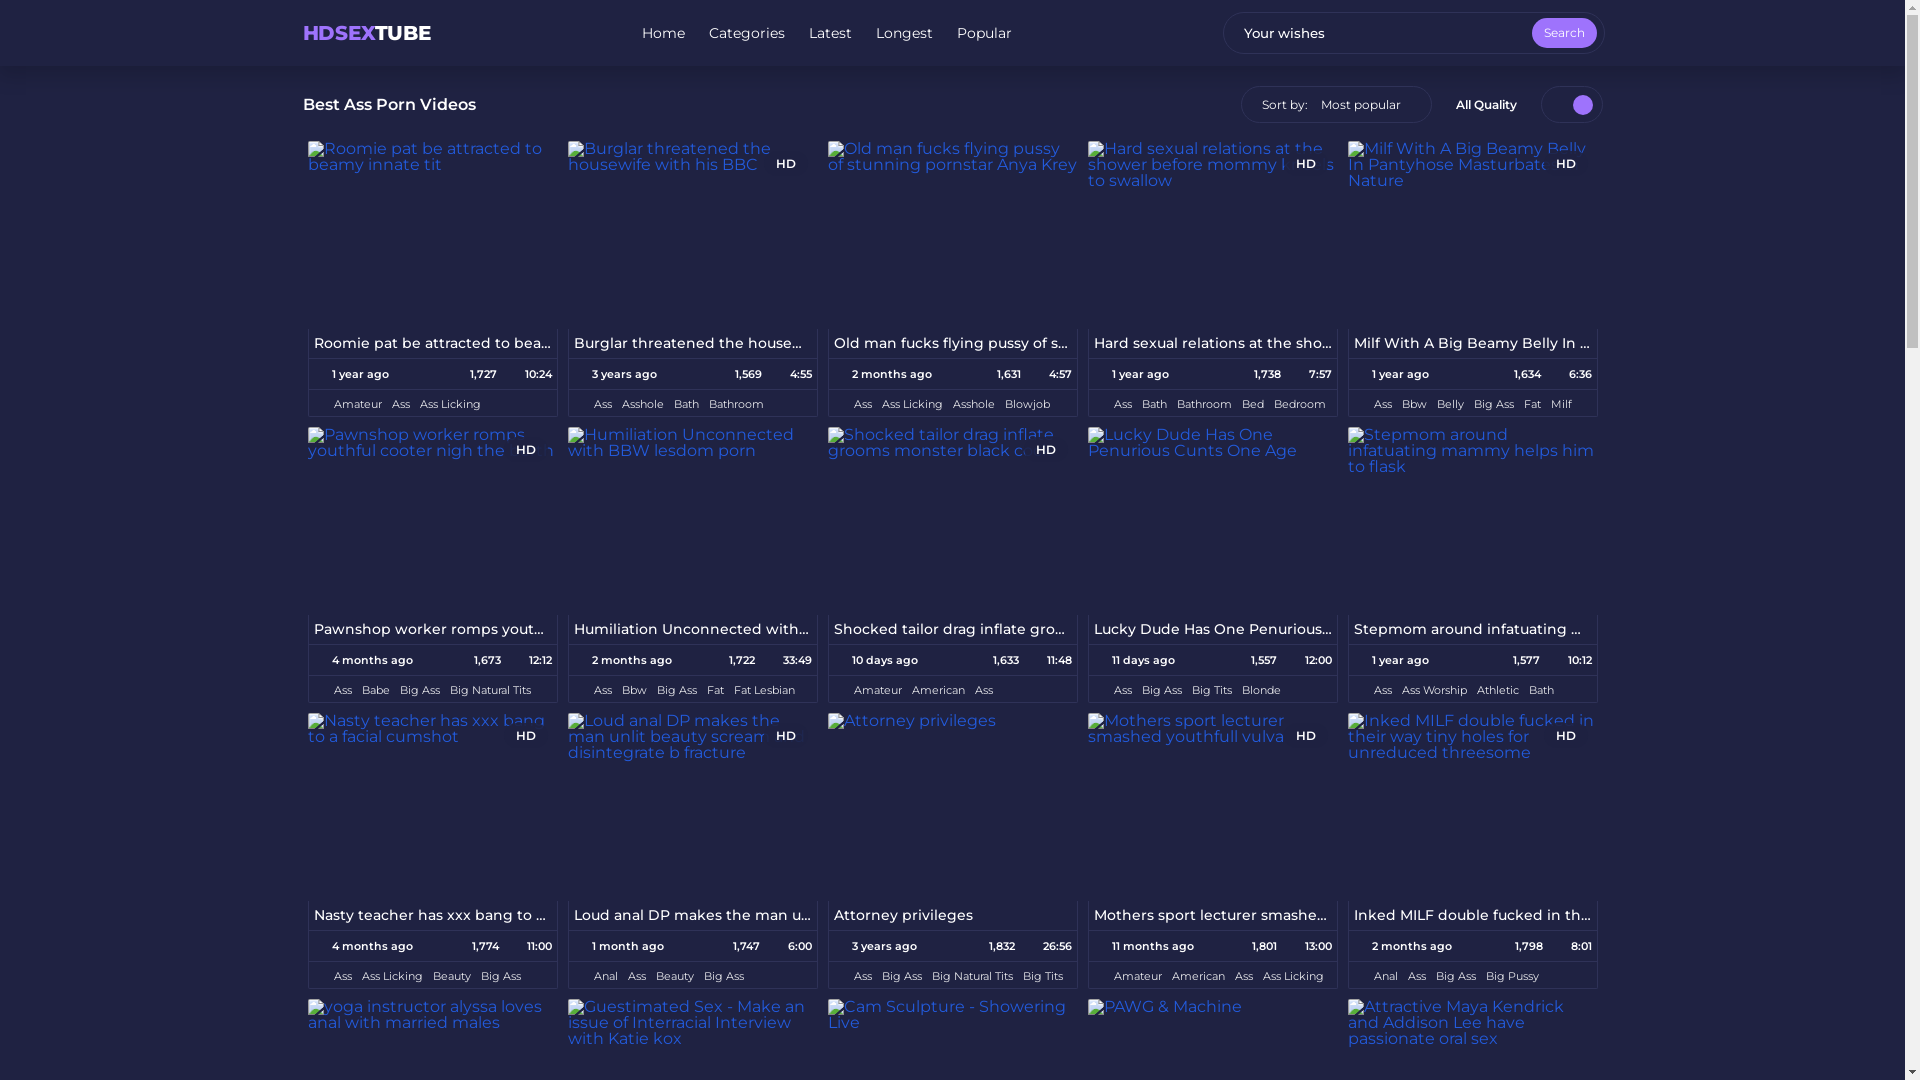 This screenshot has height=1080, width=1920. Describe the element at coordinates (399, 689) in the screenshot. I see `'Big Ass'` at that location.